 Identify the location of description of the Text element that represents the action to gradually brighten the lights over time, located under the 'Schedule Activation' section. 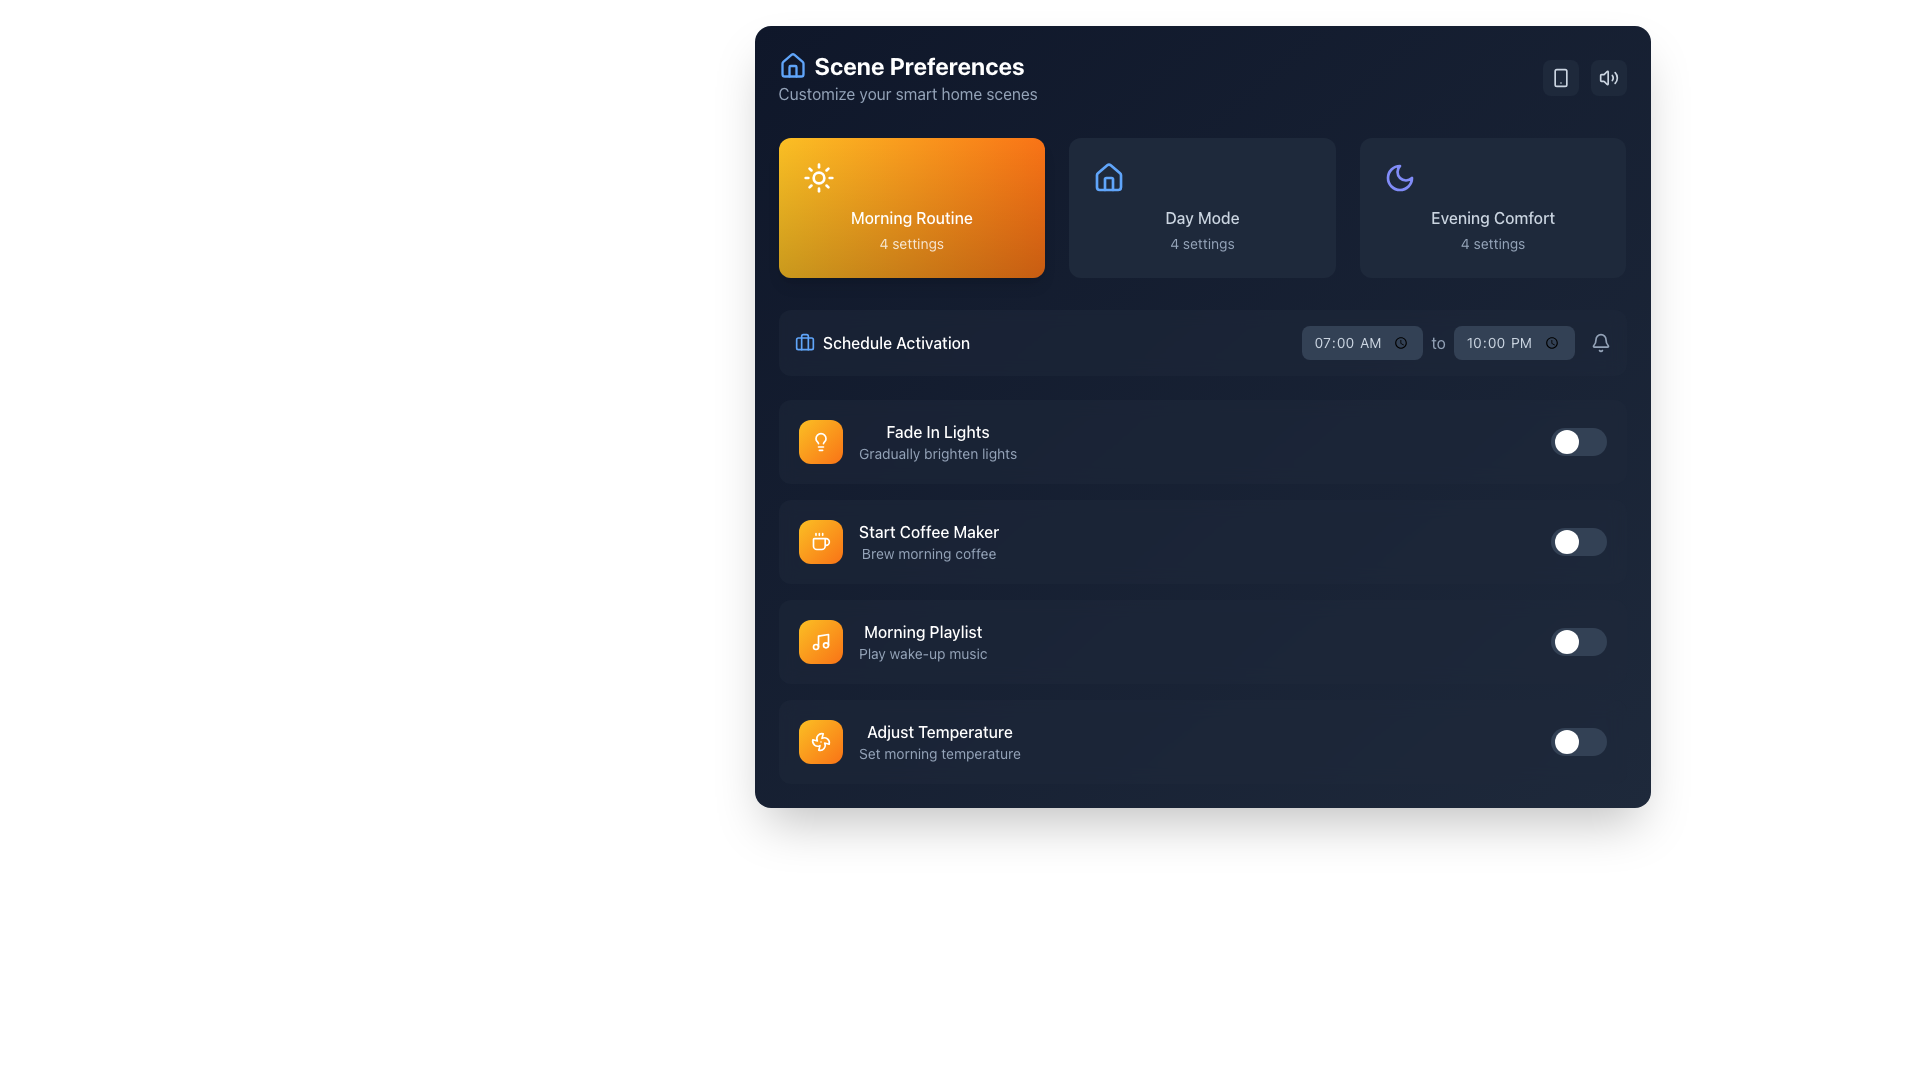
(906, 441).